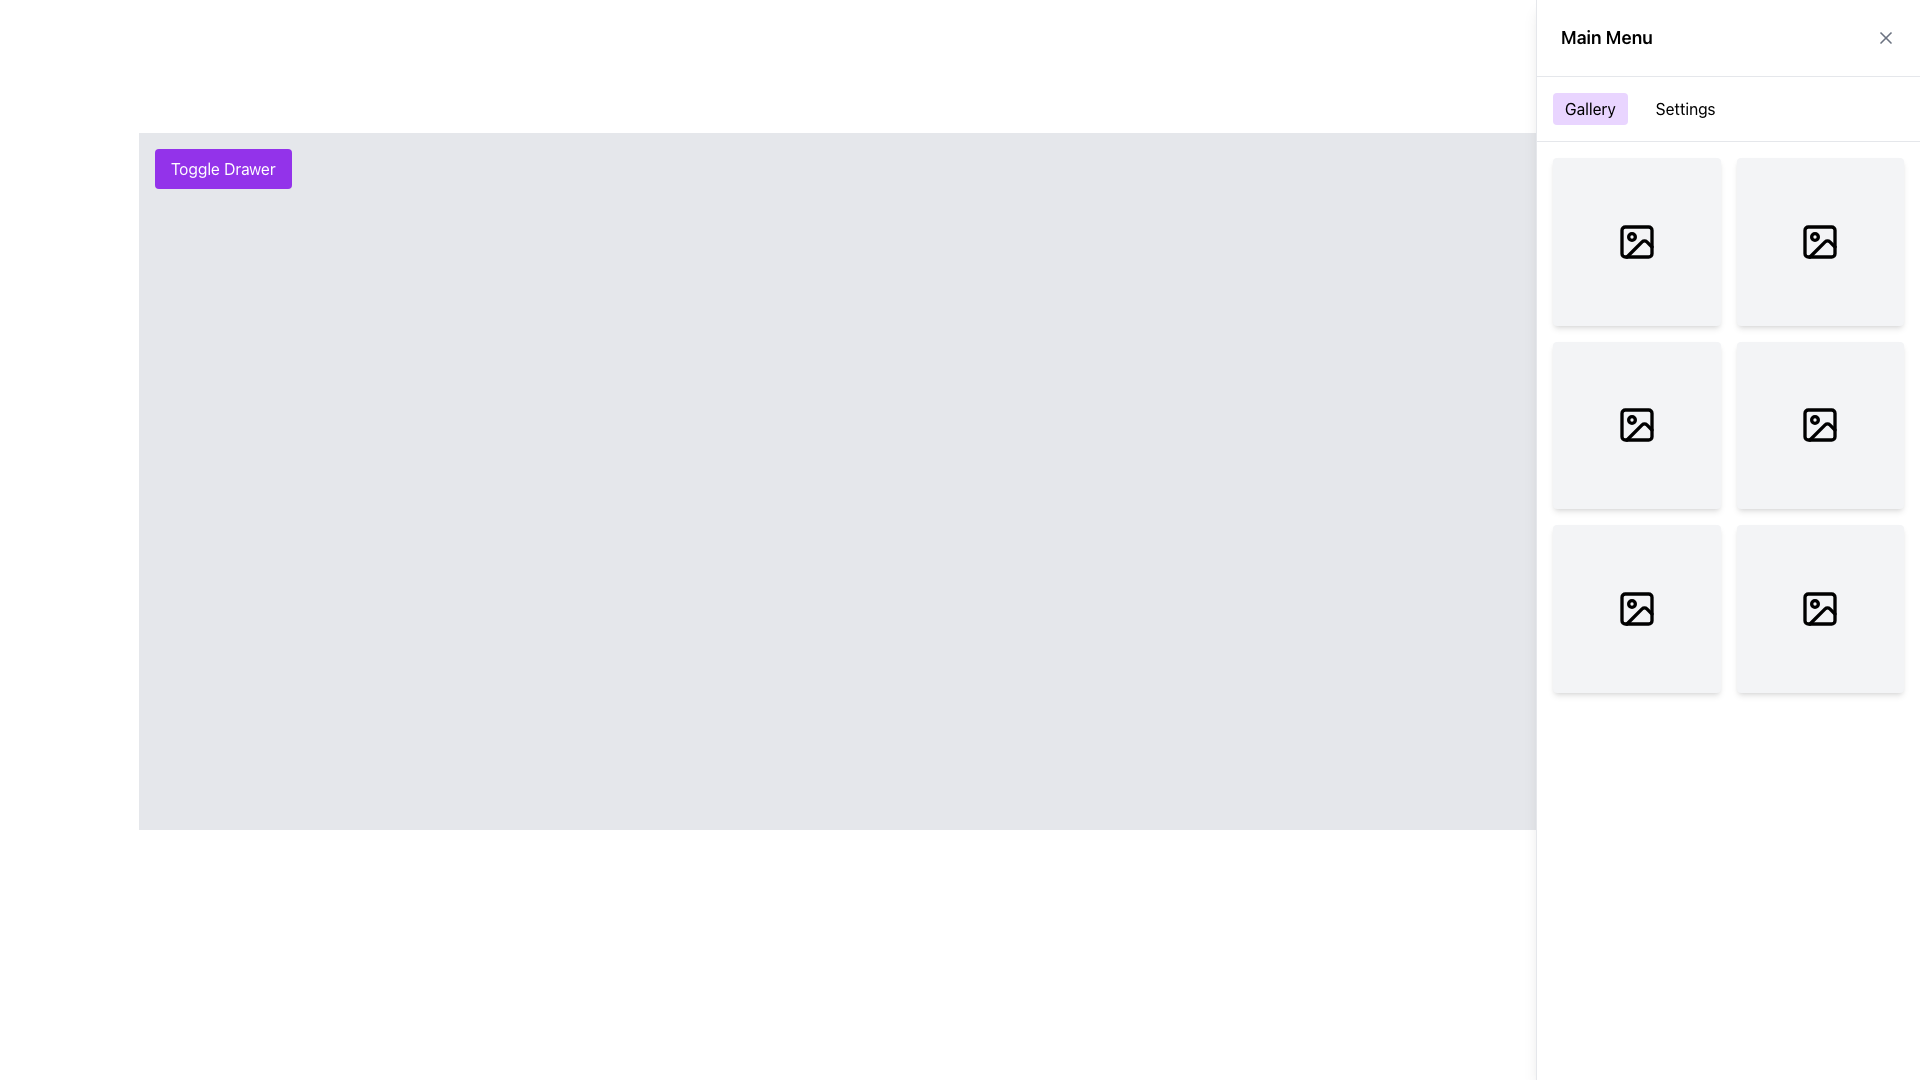 Image resolution: width=1920 pixels, height=1080 pixels. Describe the element at coordinates (1820, 607) in the screenshot. I see `the graphical shape (rectangle with rounded corners) located in the bottom-right corner of the interface, which is part of a grid of icons` at that location.